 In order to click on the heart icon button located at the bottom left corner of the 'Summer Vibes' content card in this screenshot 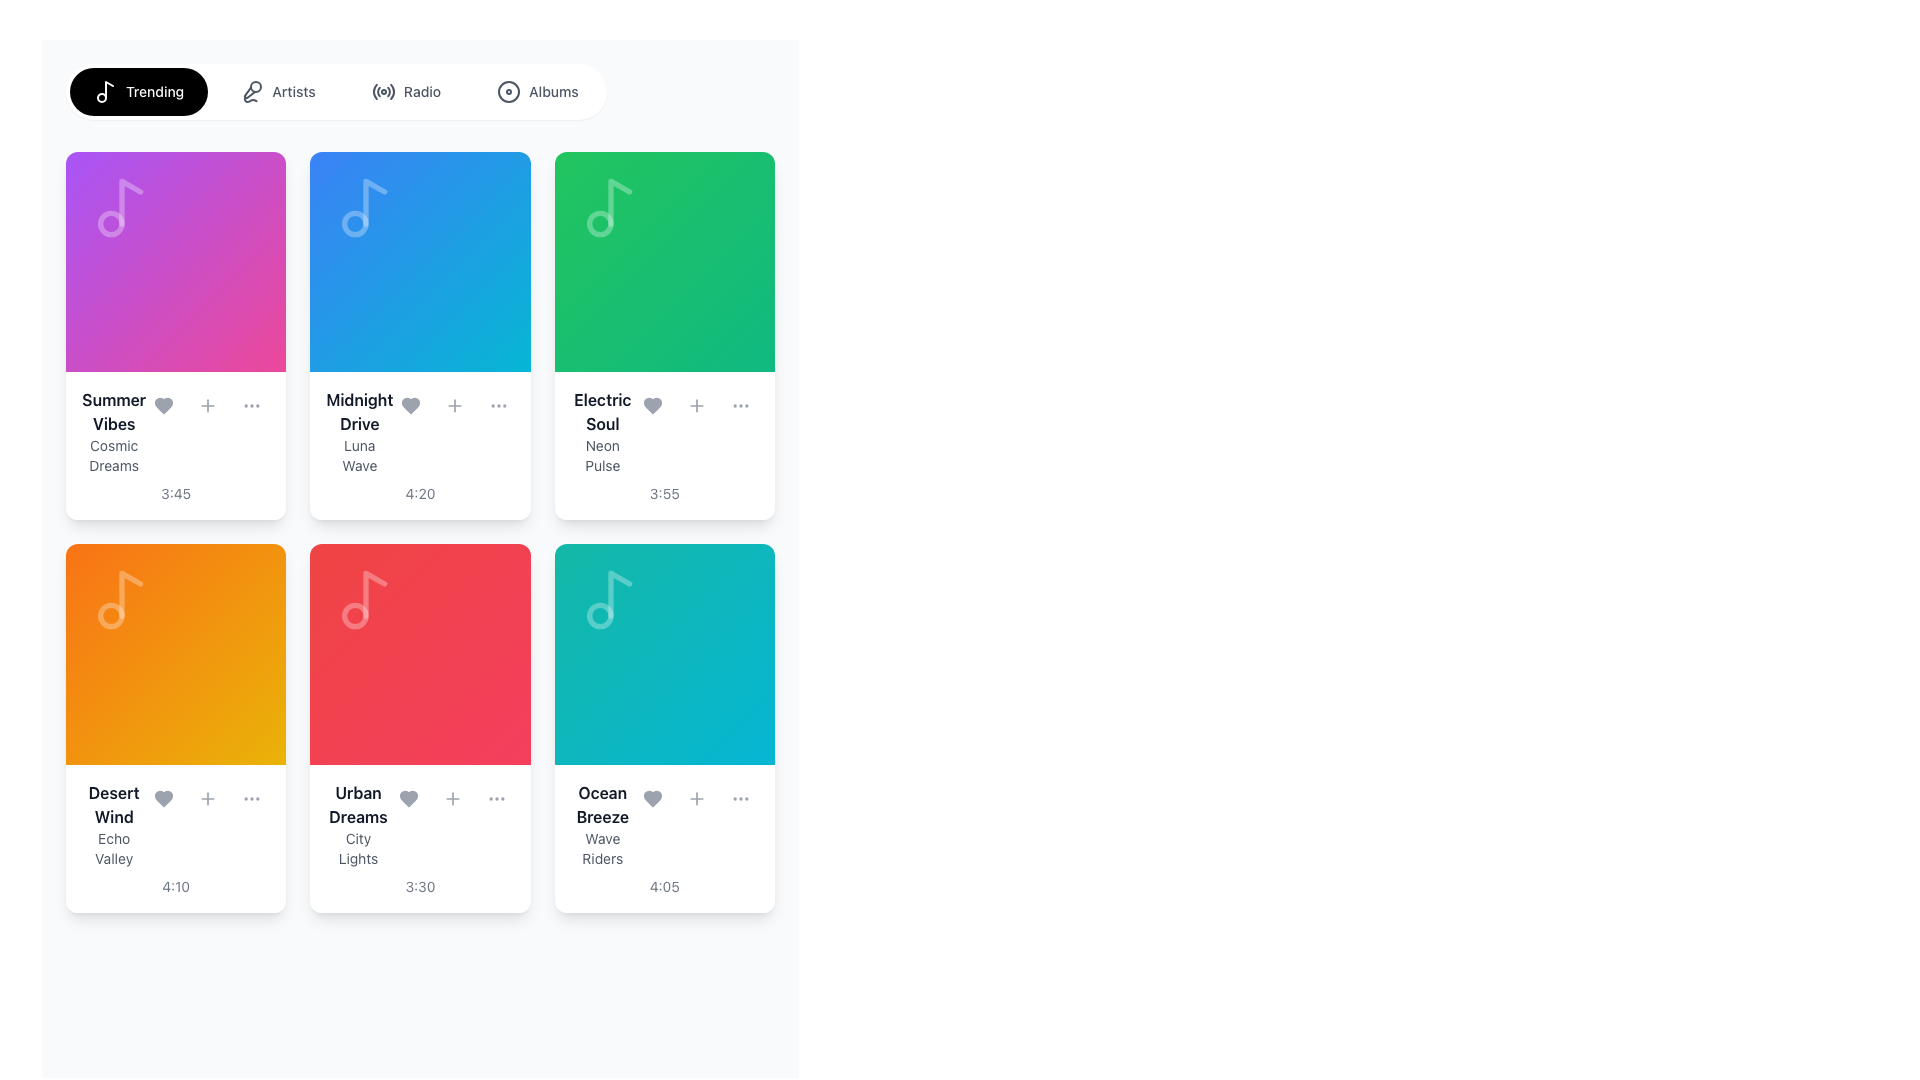, I will do `click(164, 405)`.